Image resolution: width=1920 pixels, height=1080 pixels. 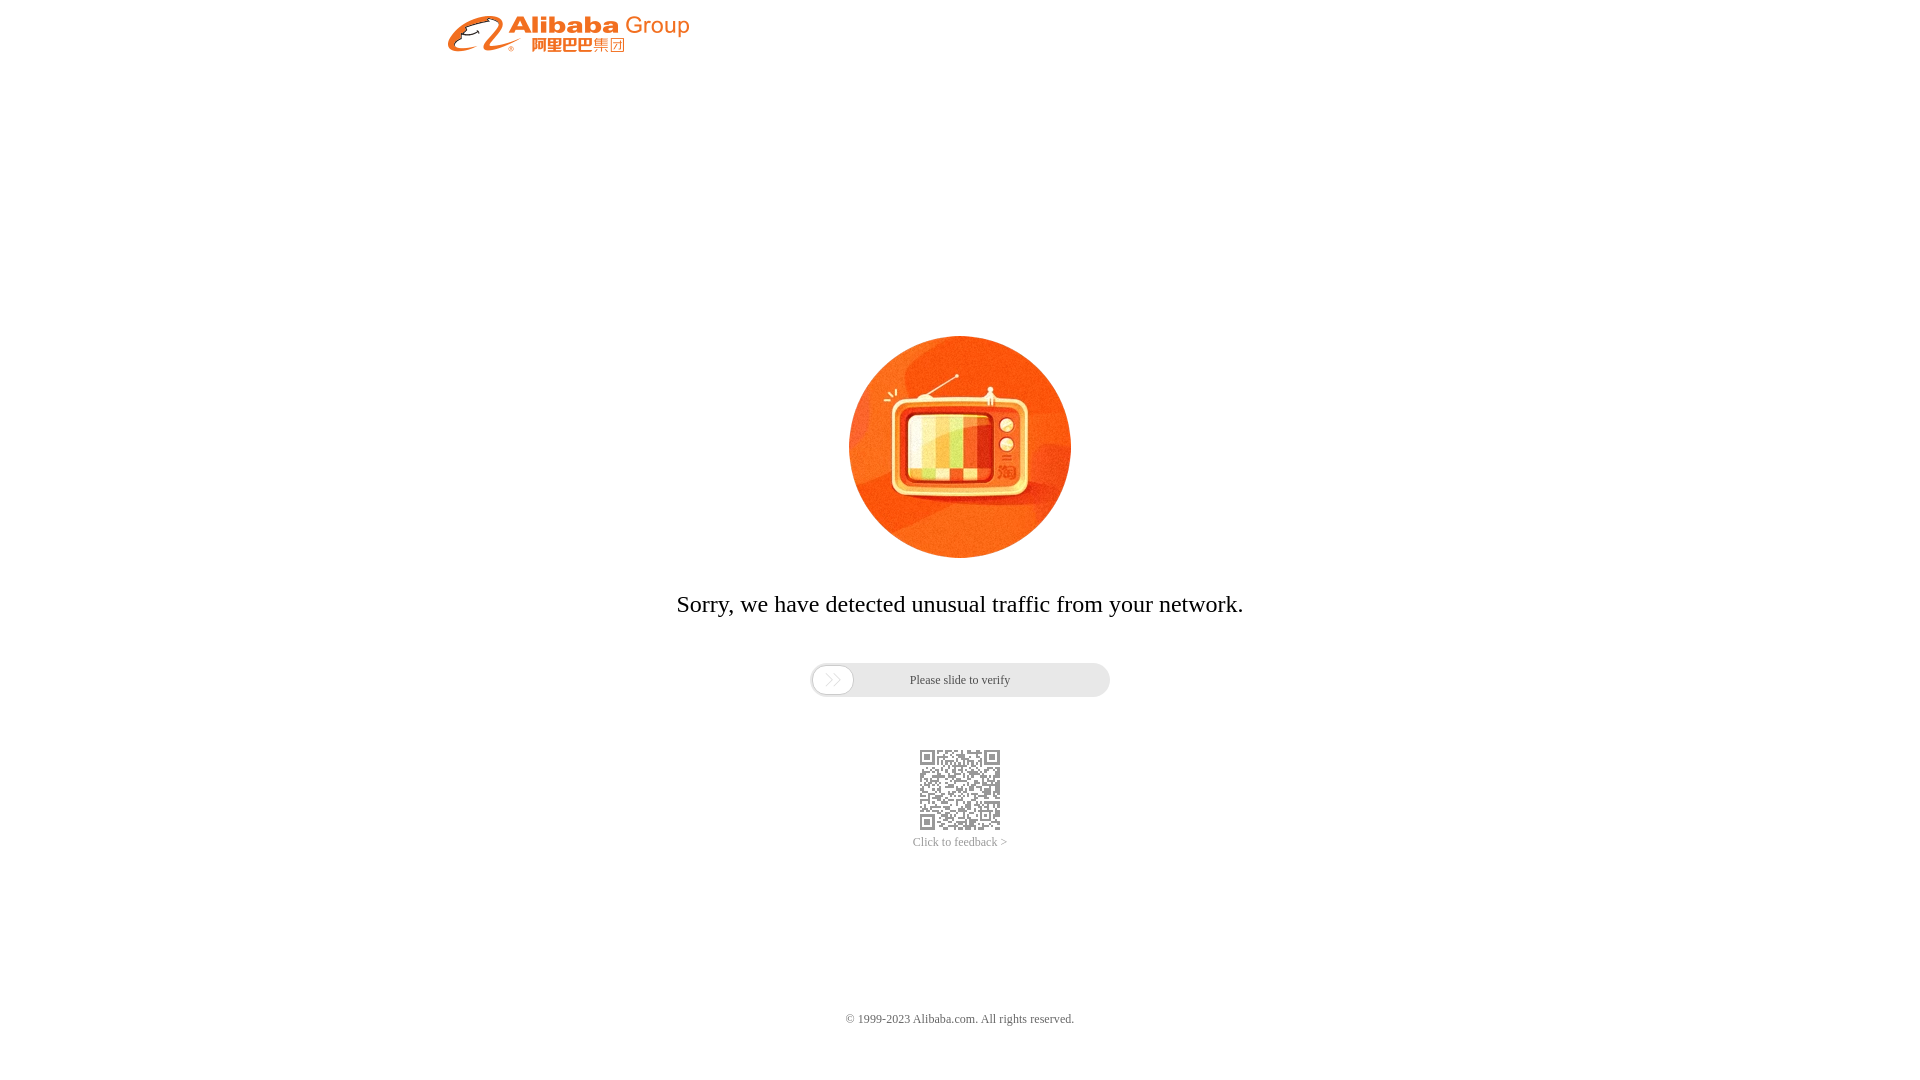 I want to click on 'Click to feedback >', so click(x=960, y=842).